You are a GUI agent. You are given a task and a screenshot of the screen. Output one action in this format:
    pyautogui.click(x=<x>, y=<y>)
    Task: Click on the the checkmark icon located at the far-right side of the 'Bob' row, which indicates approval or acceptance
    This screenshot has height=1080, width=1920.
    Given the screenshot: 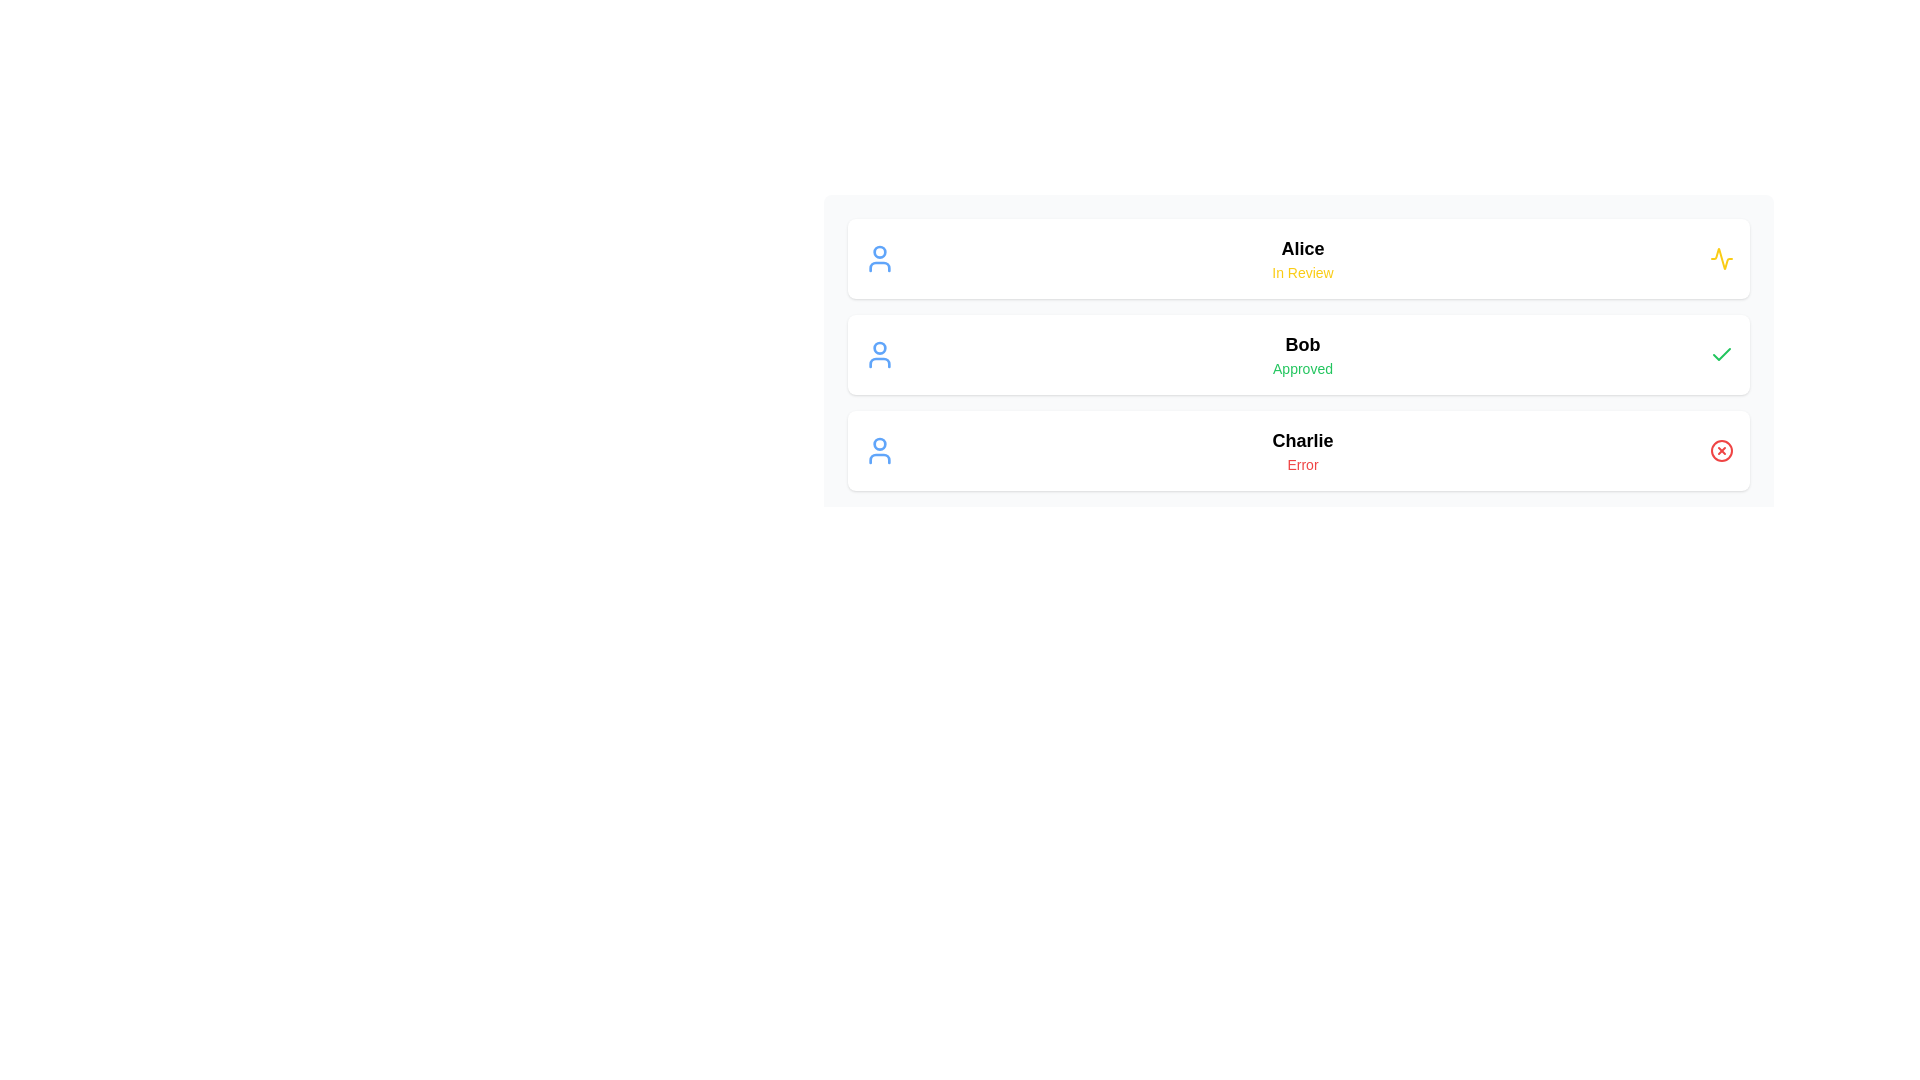 What is the action you would take?
    pyautogui.click(x=1721, y=353)
    